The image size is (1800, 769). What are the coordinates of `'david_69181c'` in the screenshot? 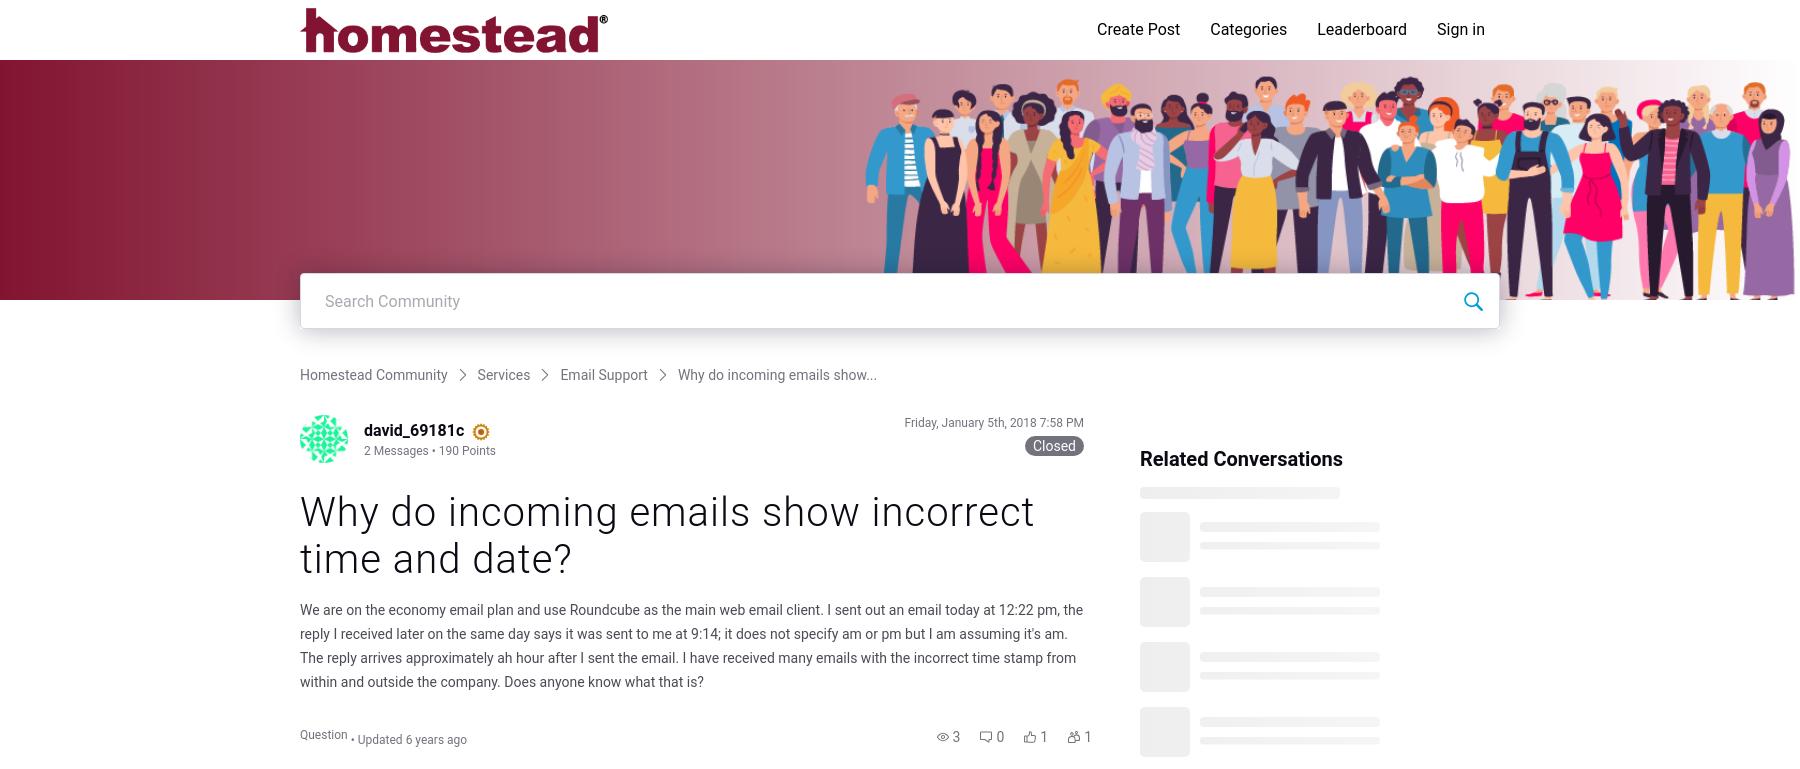 It's located at (414, 429).